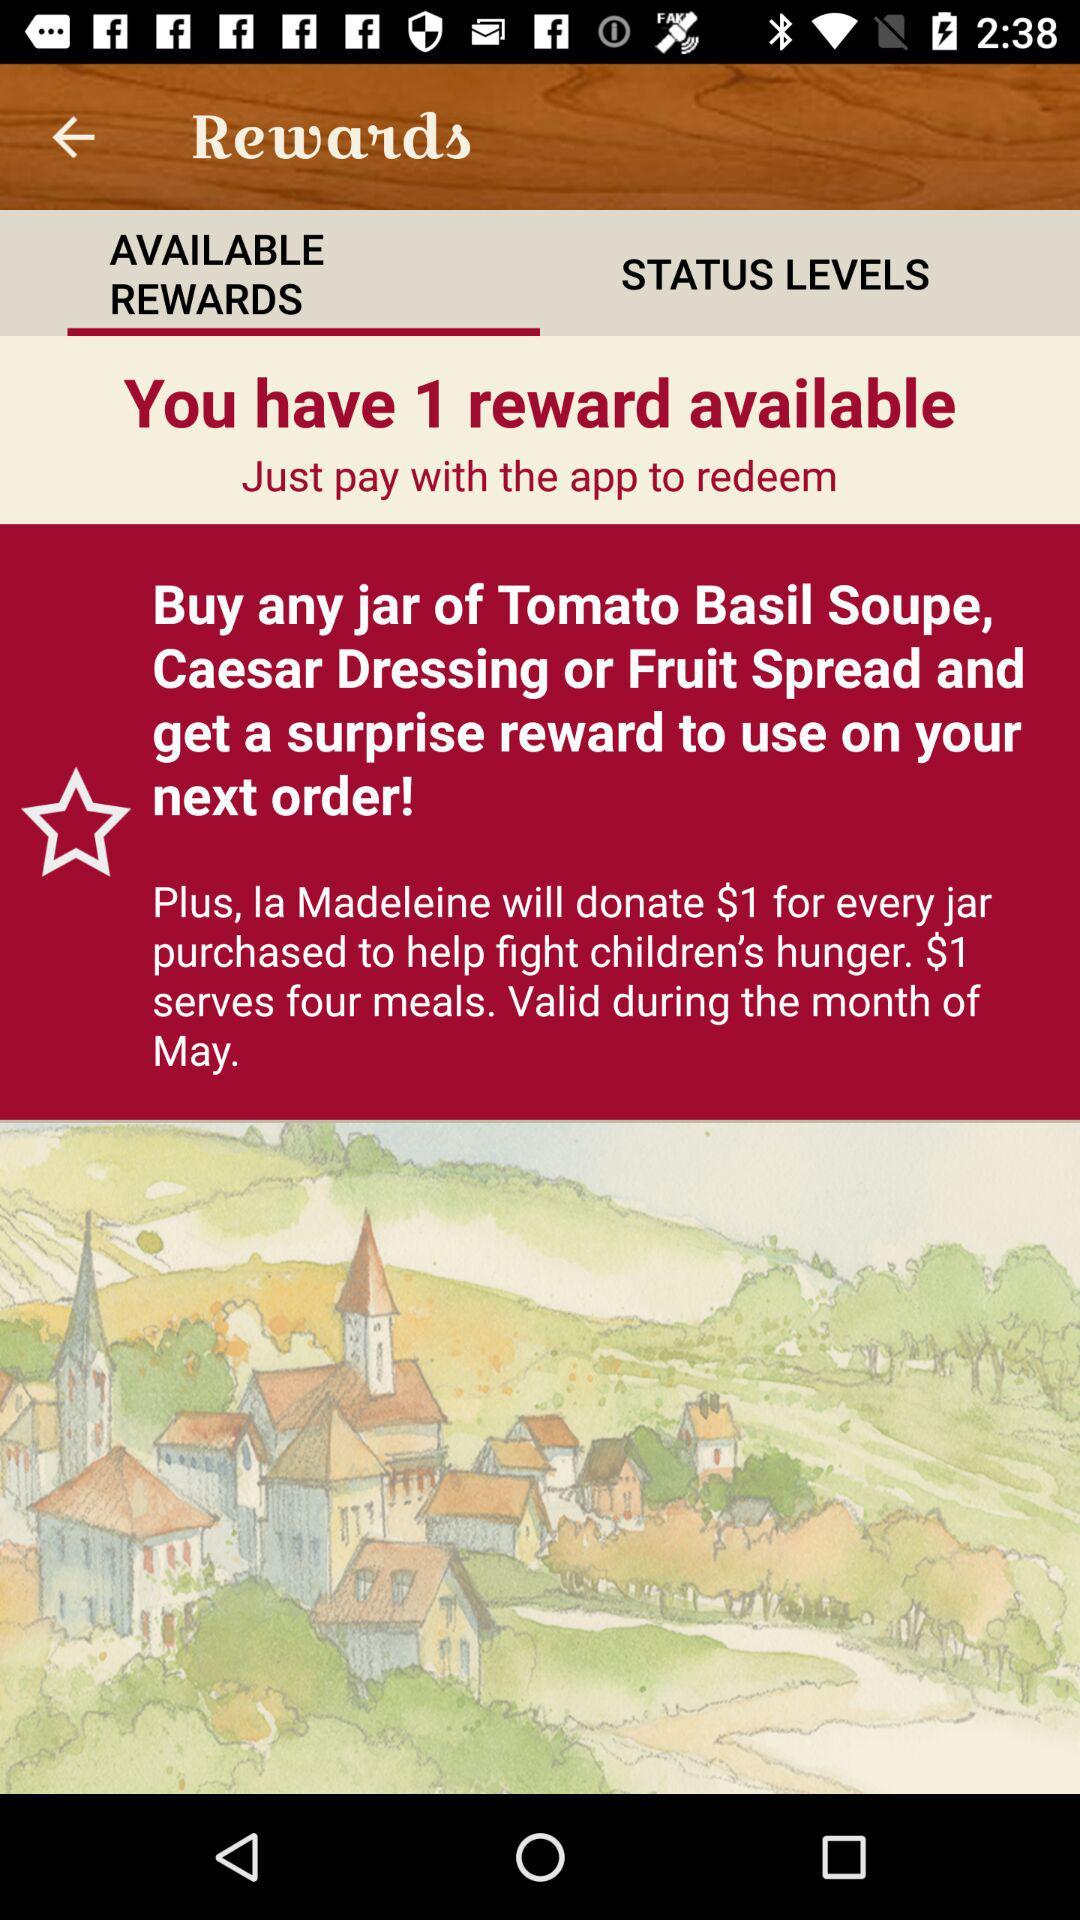  What do you see at coordinates (604, 698) in the screenshot?
I see `the buy any jar icon` at bounding box center [604, 698].